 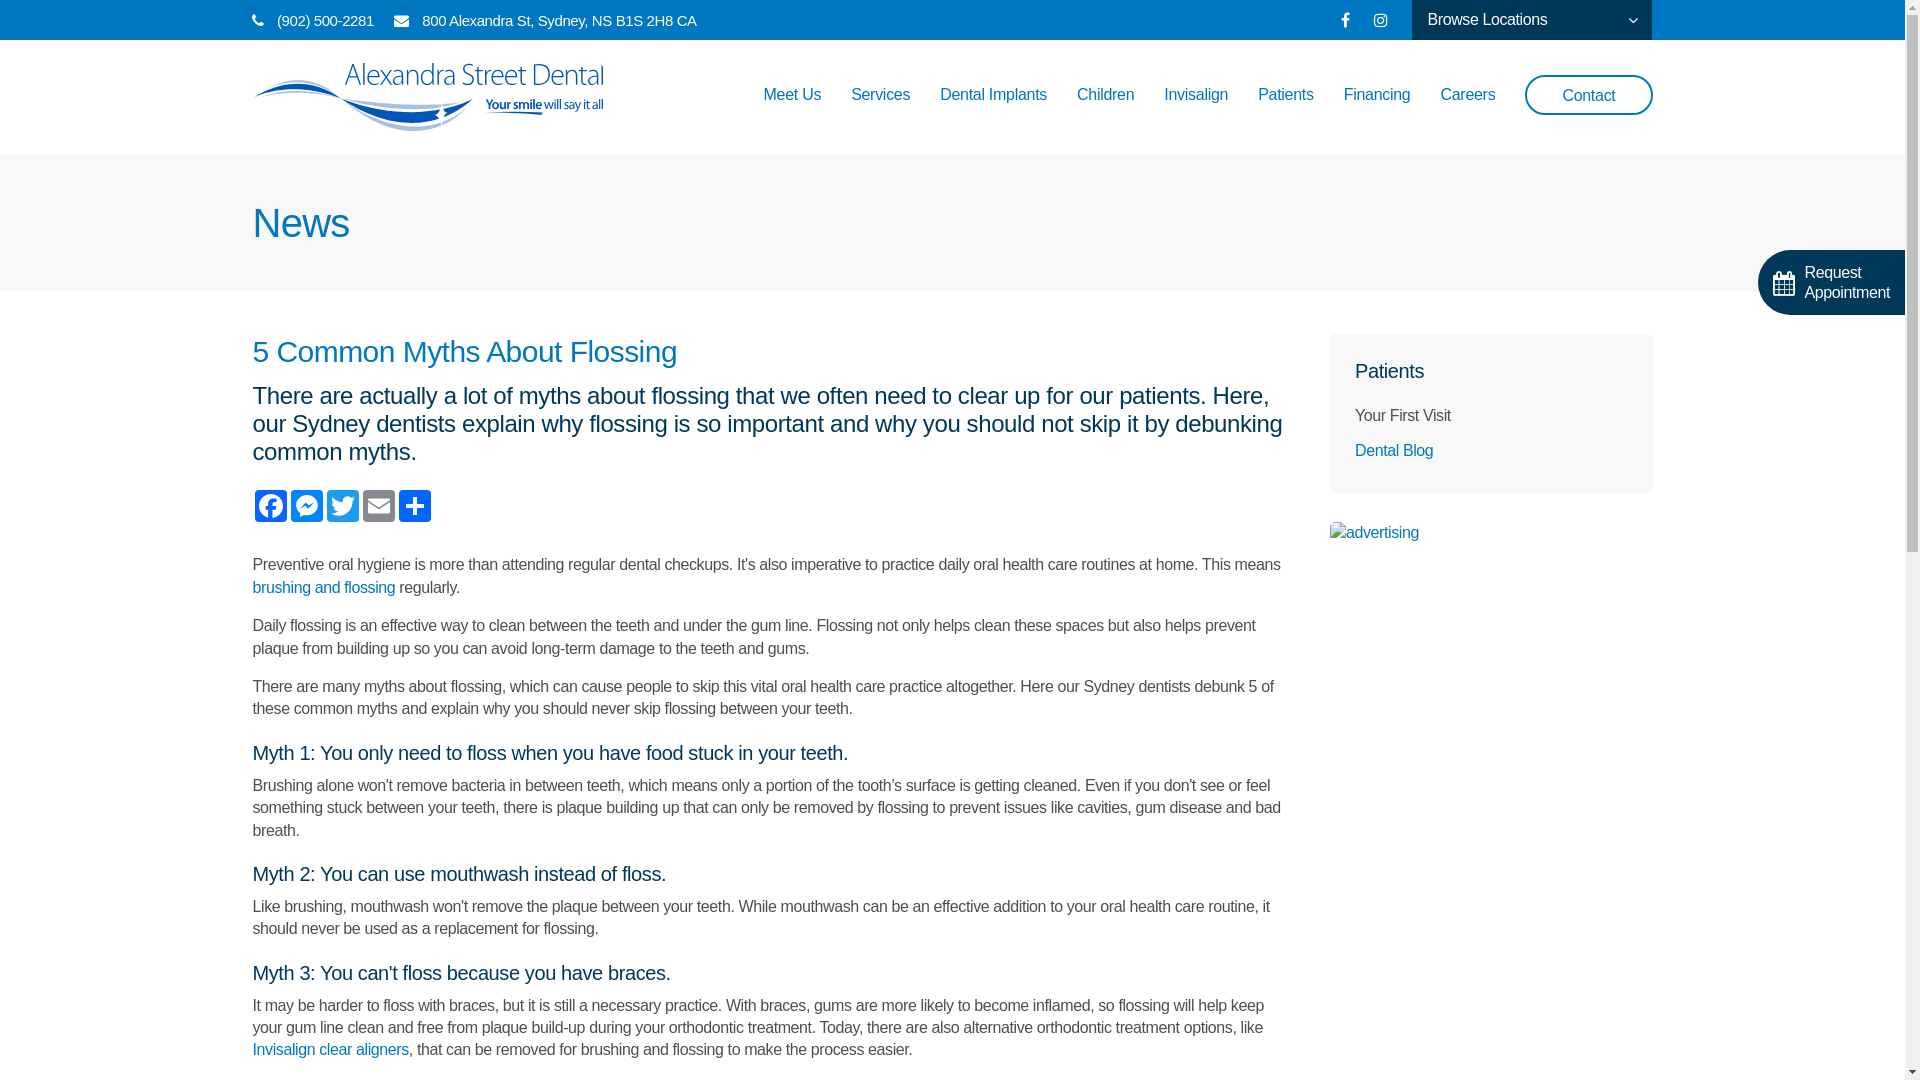 What do you see at coordinates (378, 504) in the screenshot?
I see `'Email'` at bounding box center [378, 504].